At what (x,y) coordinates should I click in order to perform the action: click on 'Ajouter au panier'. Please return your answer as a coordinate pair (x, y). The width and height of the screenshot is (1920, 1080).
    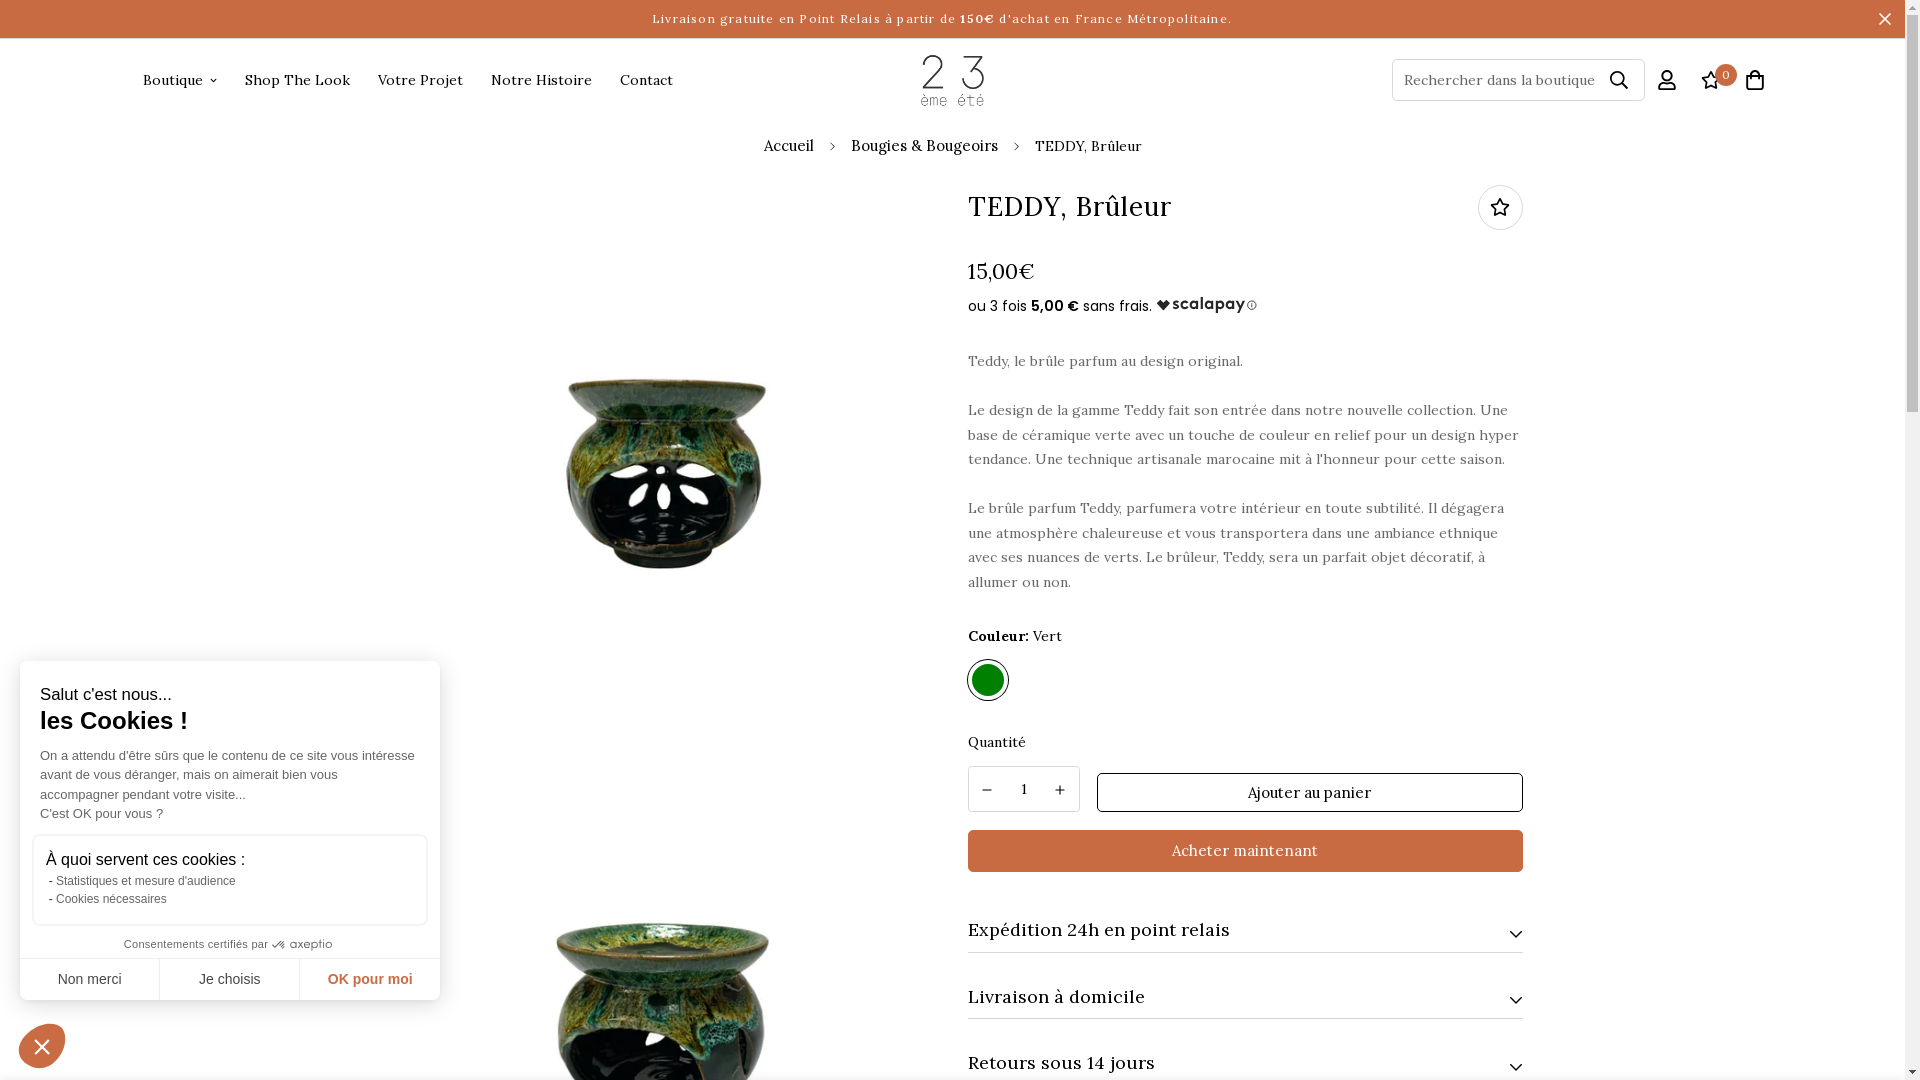
    Looking at the image, I should click on (1310, 792).